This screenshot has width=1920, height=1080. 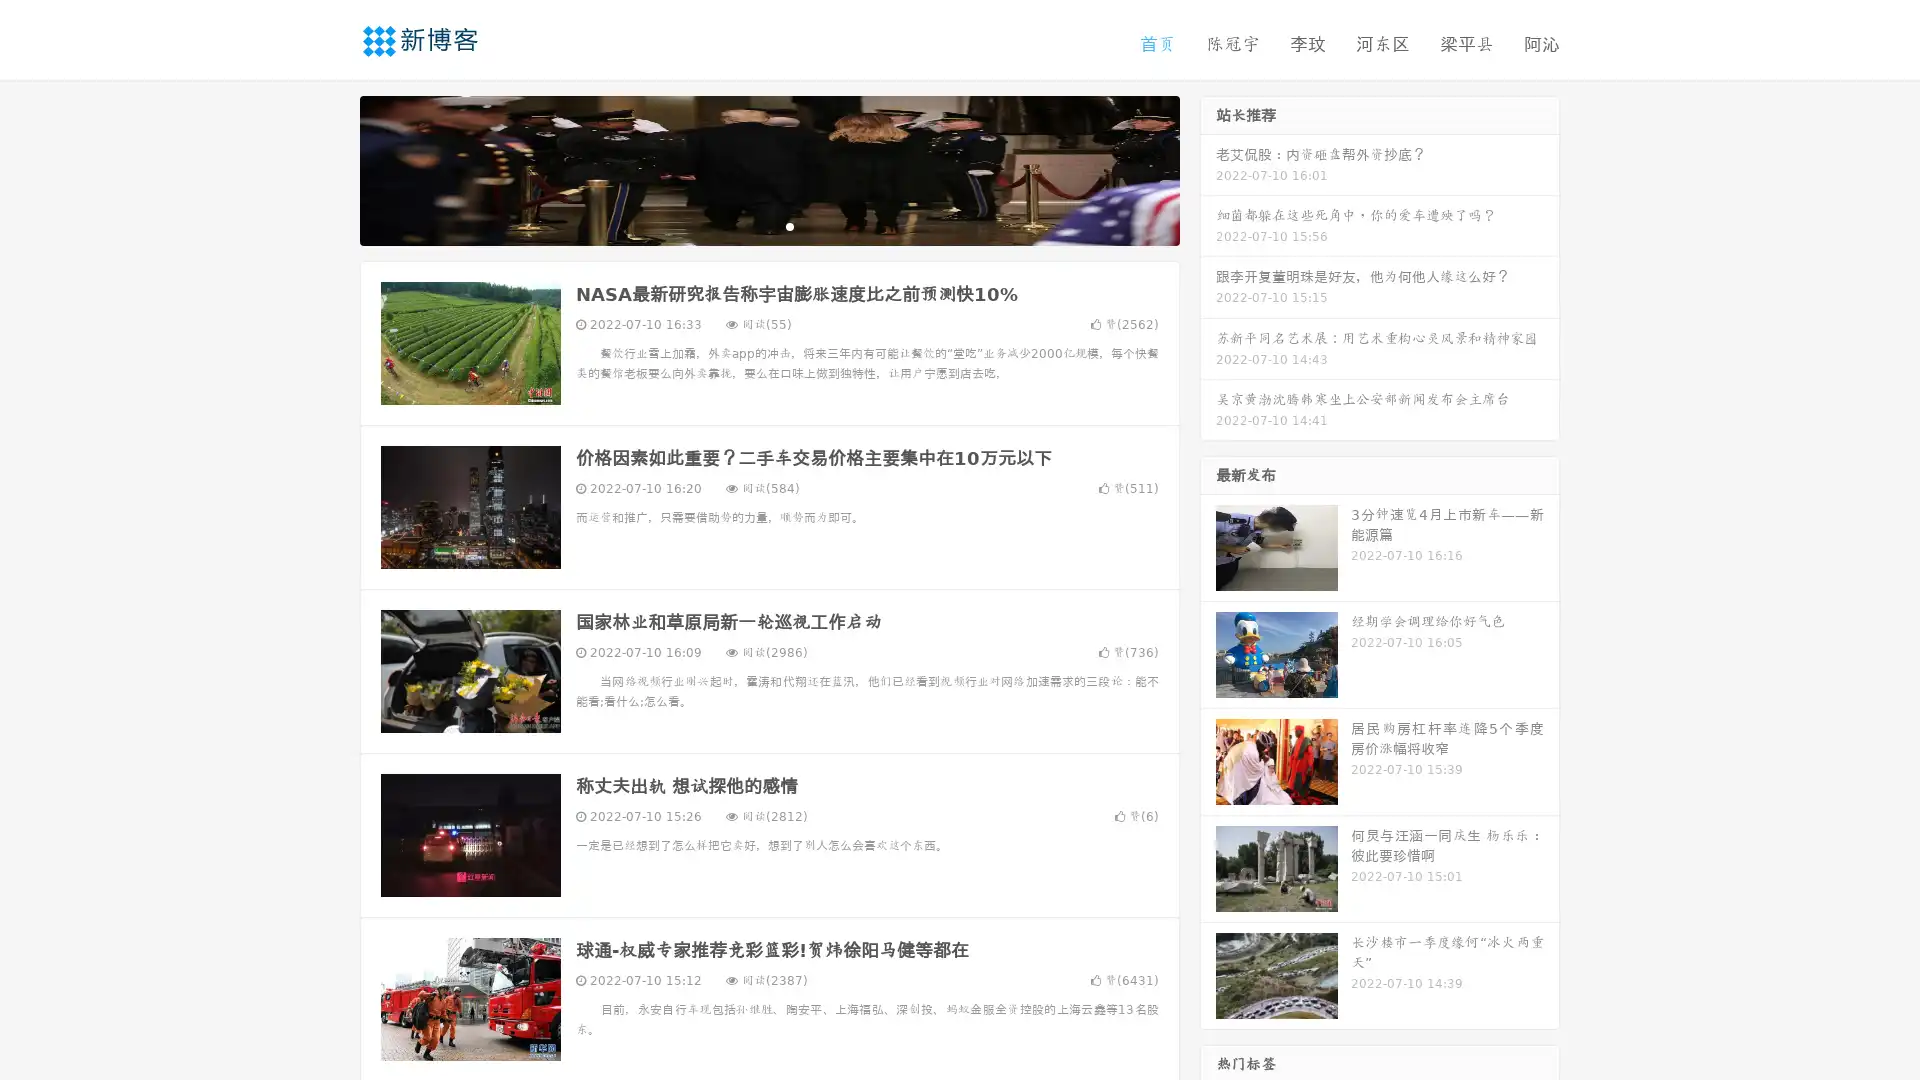 I want to click on Previous slide, so click(x=330, y=168).